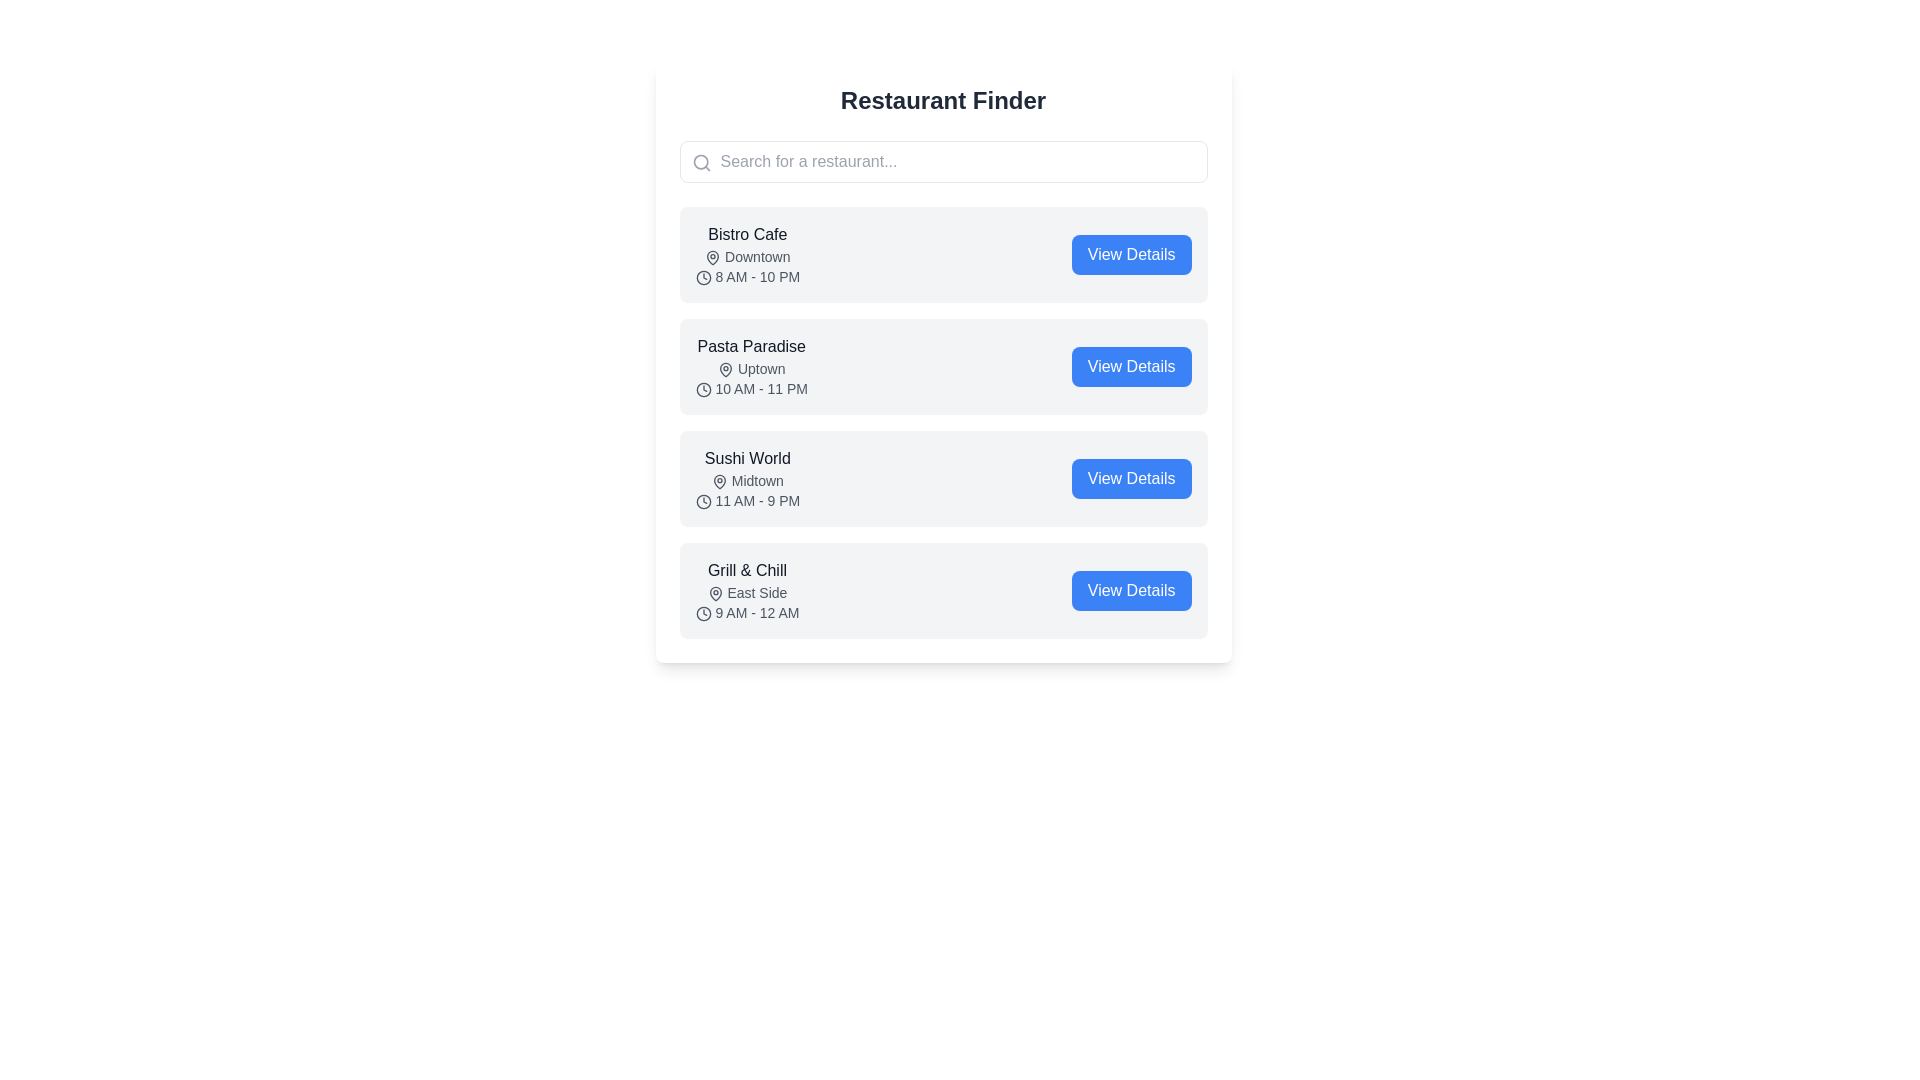 This screenshot has height=1080, width=1920. I want to click on the circle within the SVG clock icon, which is part of the 'Bistro Cafe' card, located above the 'Downtown' text and next to the '8 AM - 10 PM' timing, so click(703, 278).